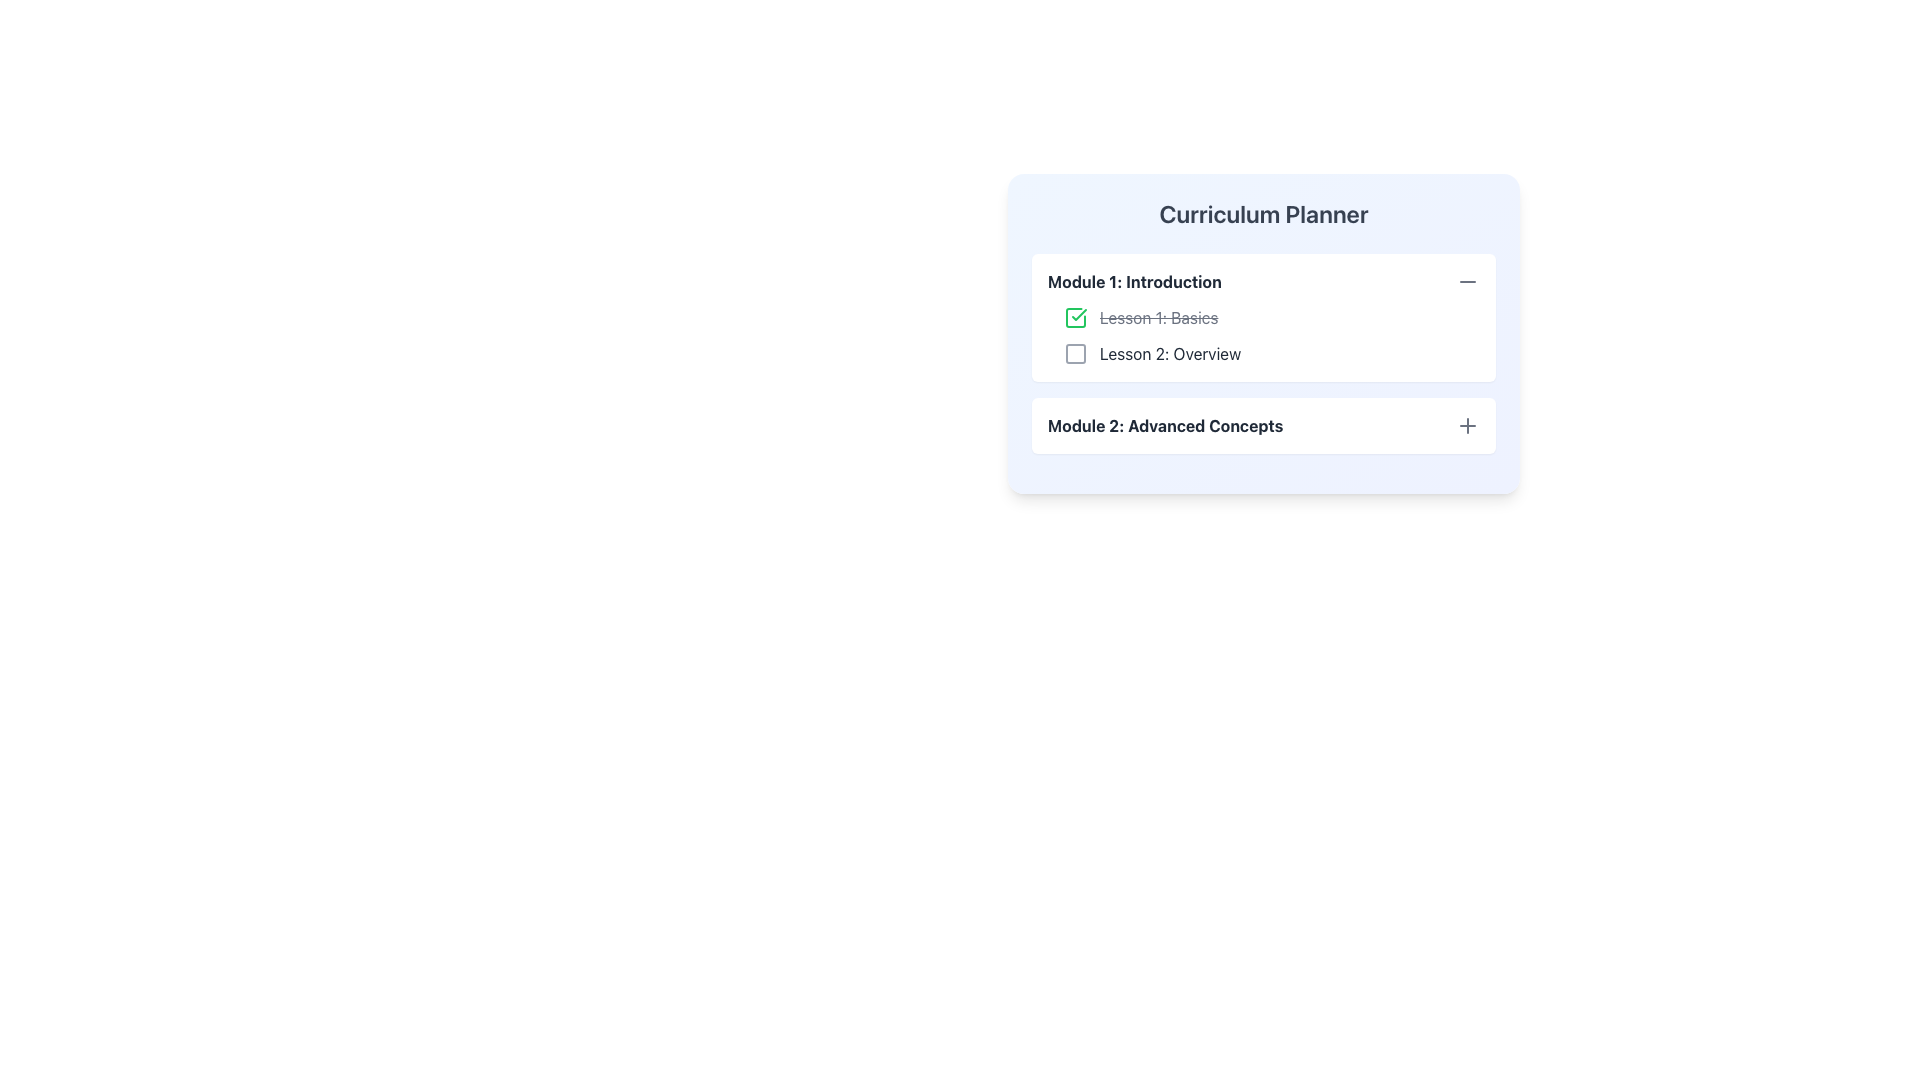  What do you see at coordinates (1074, 316) in the screenshot?
I see `the Checkbox Icon indicating the completion state of 'Lesson 1: Basics' in the 'Module 1: Introduction' section` at bounding box center [1074, 316].